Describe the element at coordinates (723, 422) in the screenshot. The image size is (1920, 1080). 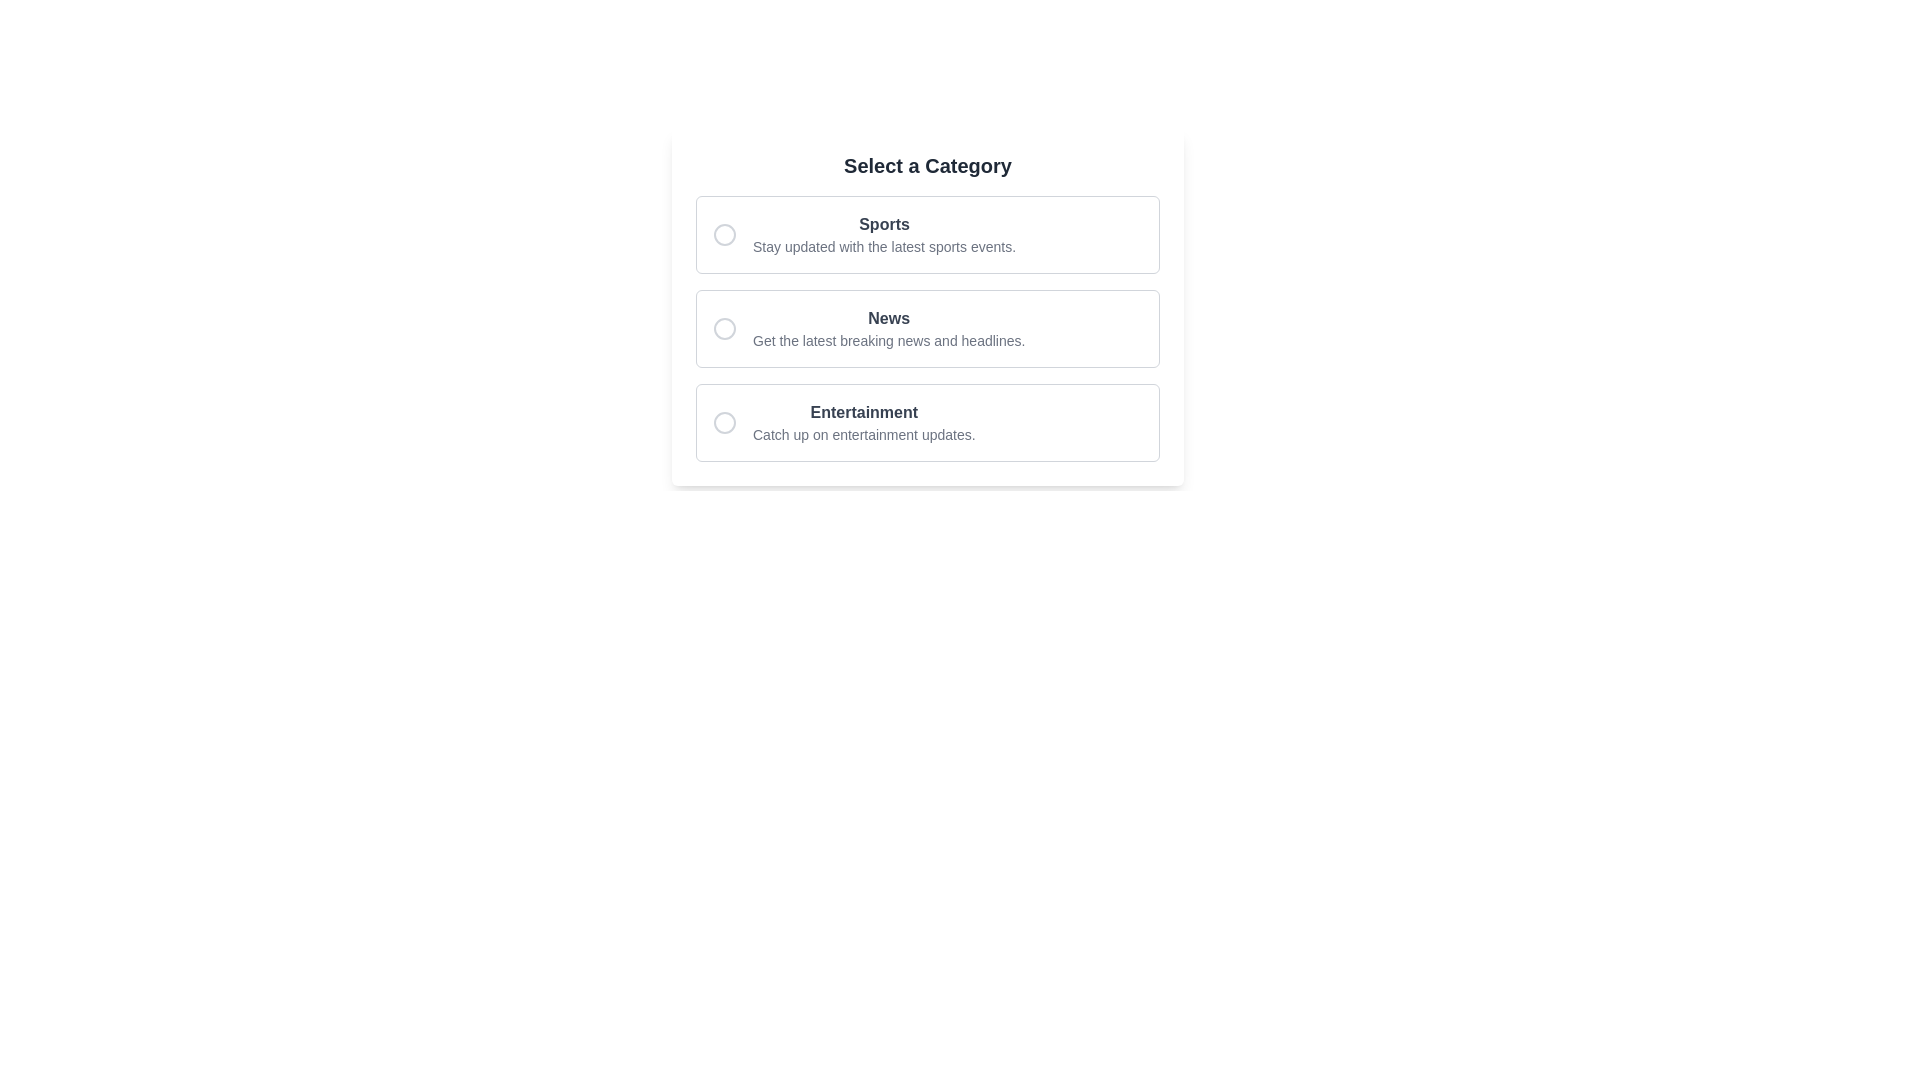
I see `the first circular UI element representing the 'Entertainment' option` at that location.